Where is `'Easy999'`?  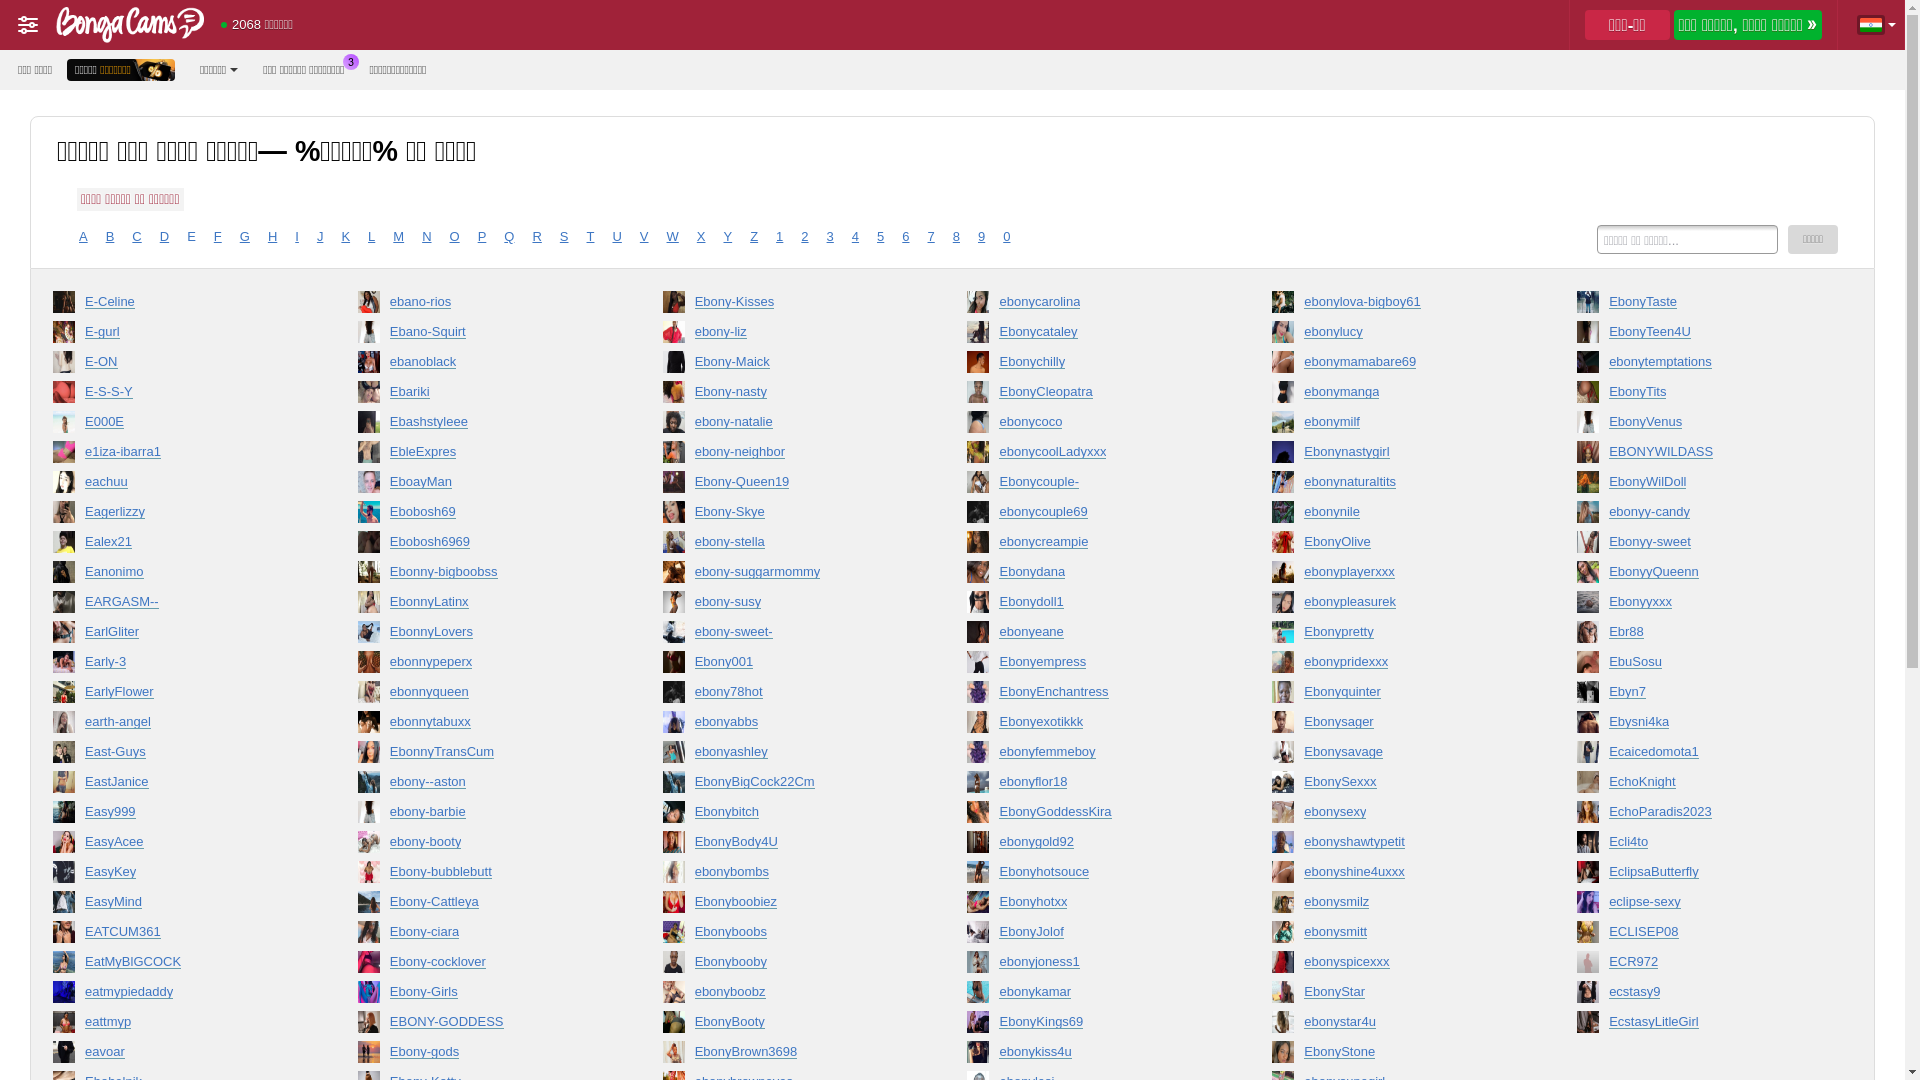
'Easy999' is located at coordinates (177, 816).